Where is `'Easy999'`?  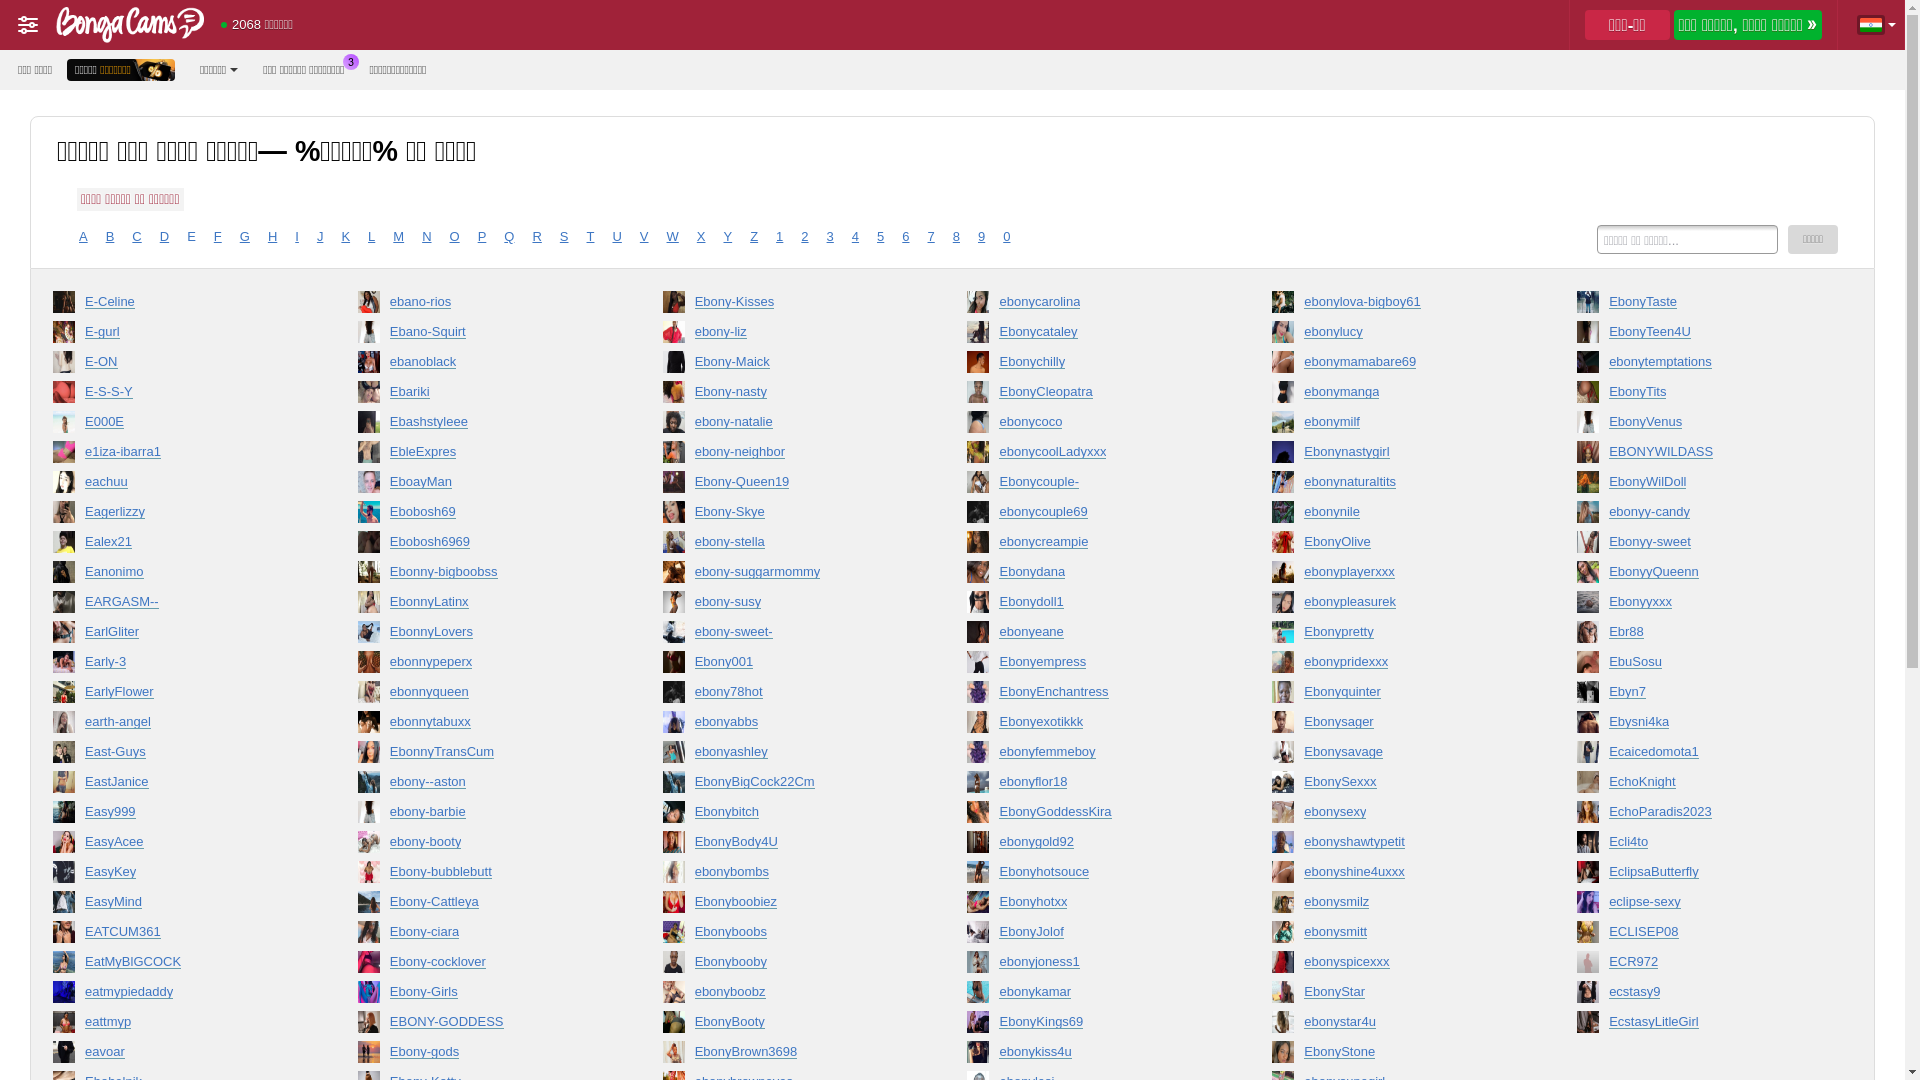
'Easy999' is located at coordinates (177, 816).